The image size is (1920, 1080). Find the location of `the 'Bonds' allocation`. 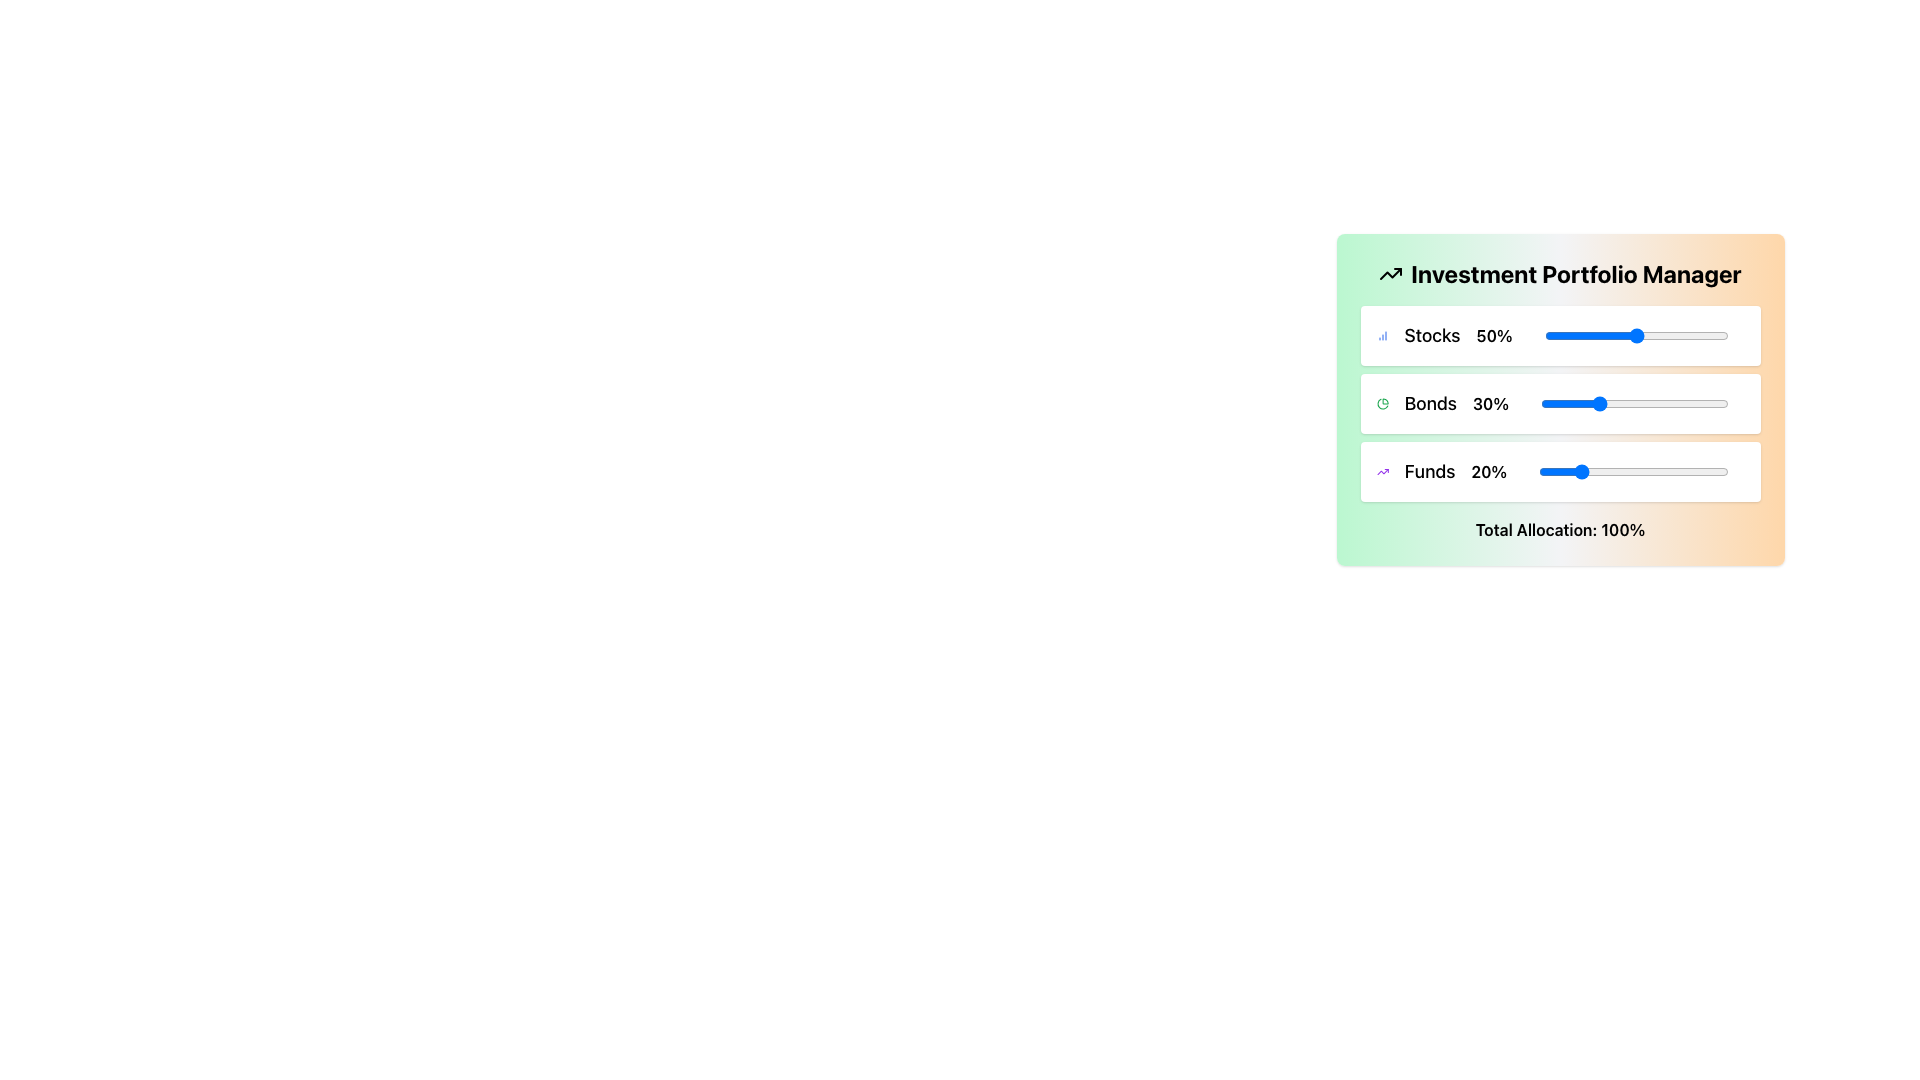

the 'Bonds' allocation is located at coordinates (1670, 404).